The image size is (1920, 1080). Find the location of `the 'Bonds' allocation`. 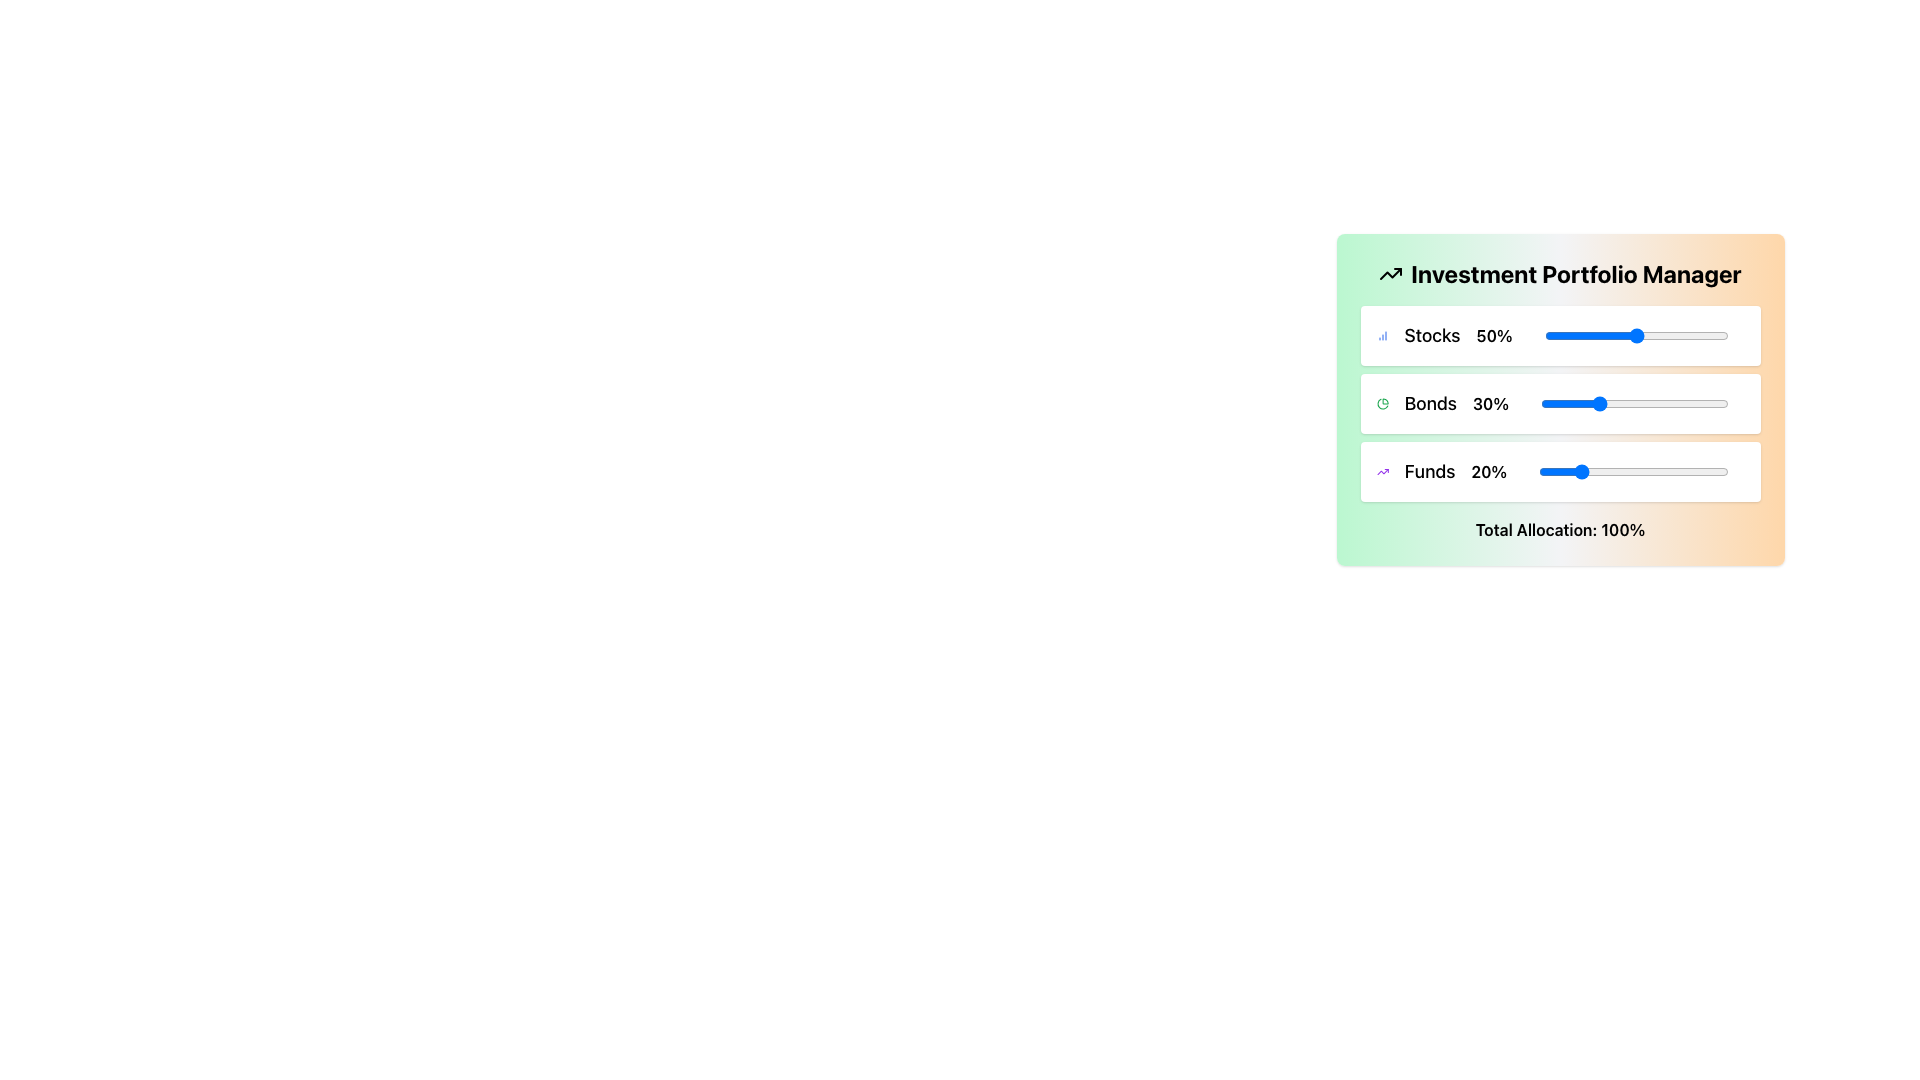

the 'Bonds' allocation is located at coordinates (1670, 404).